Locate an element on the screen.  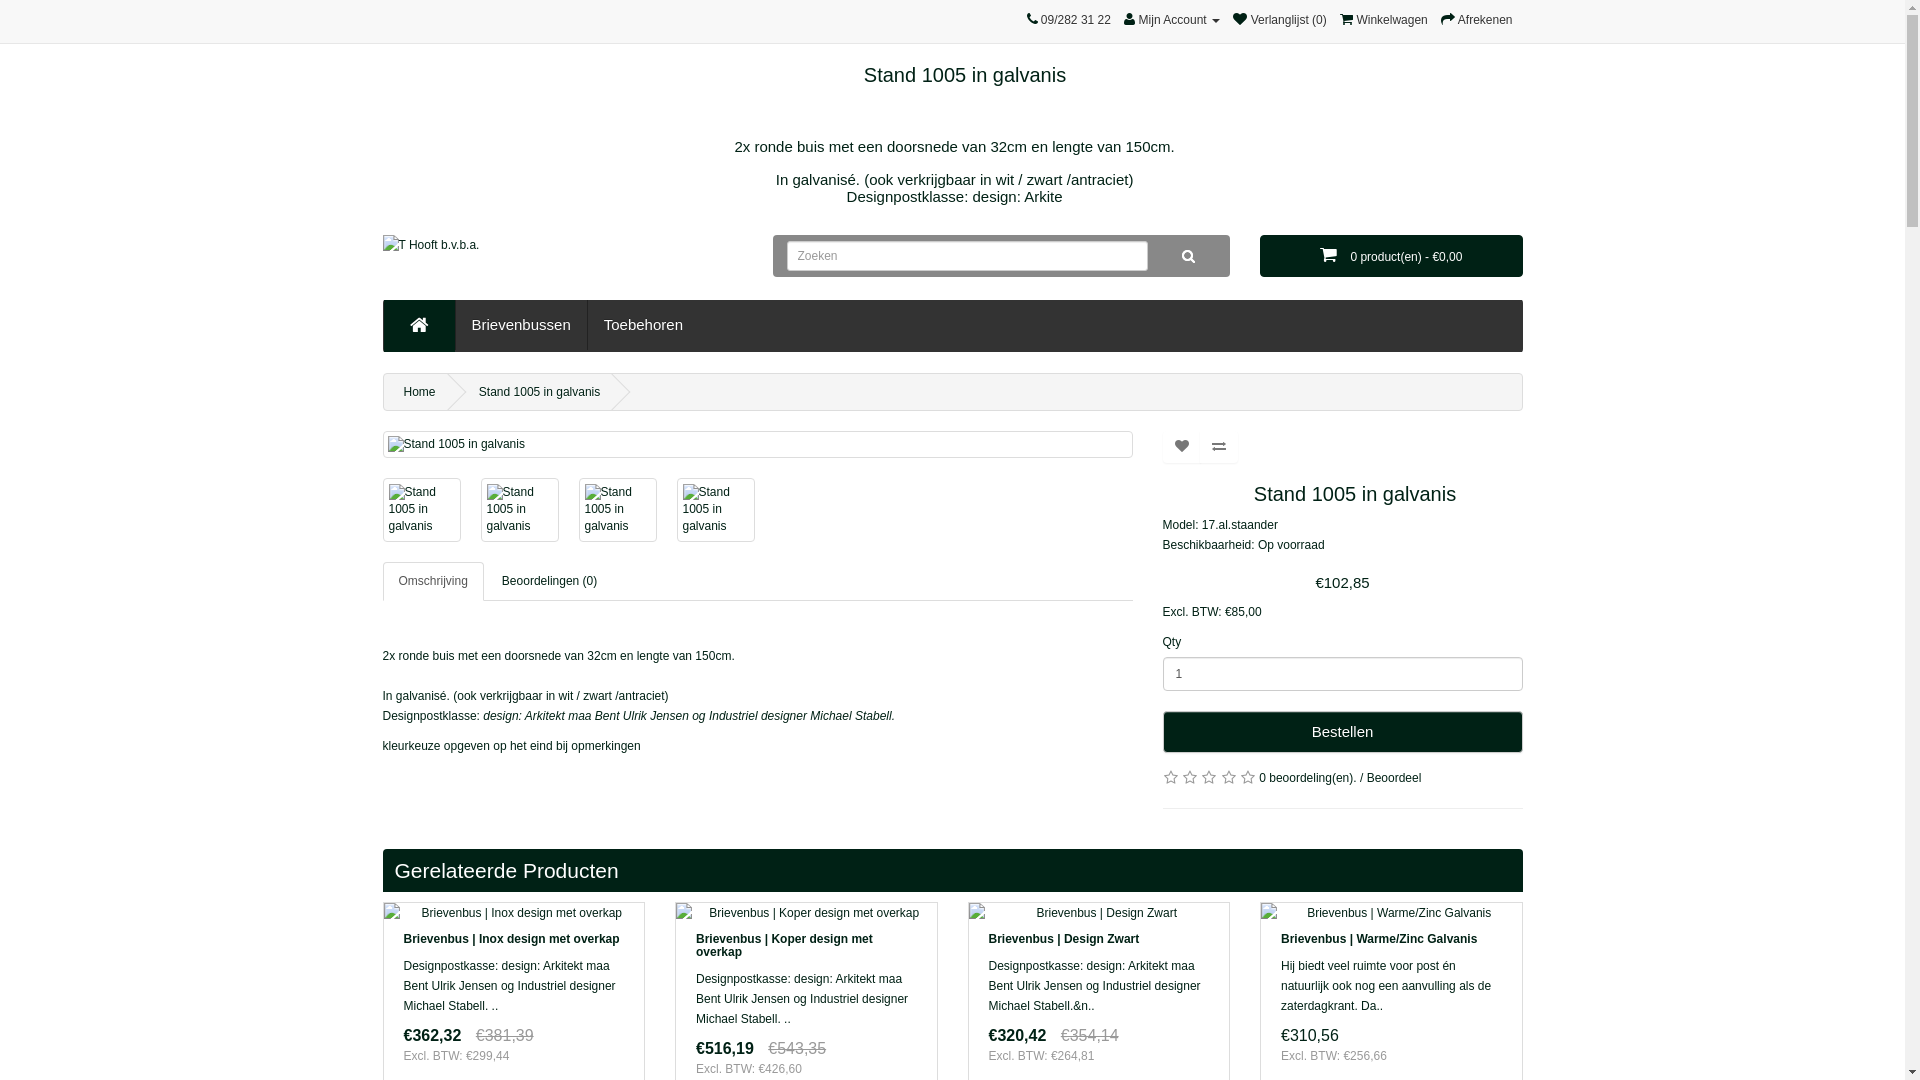
'Toebehoren' is located at coordinates (643, 323).